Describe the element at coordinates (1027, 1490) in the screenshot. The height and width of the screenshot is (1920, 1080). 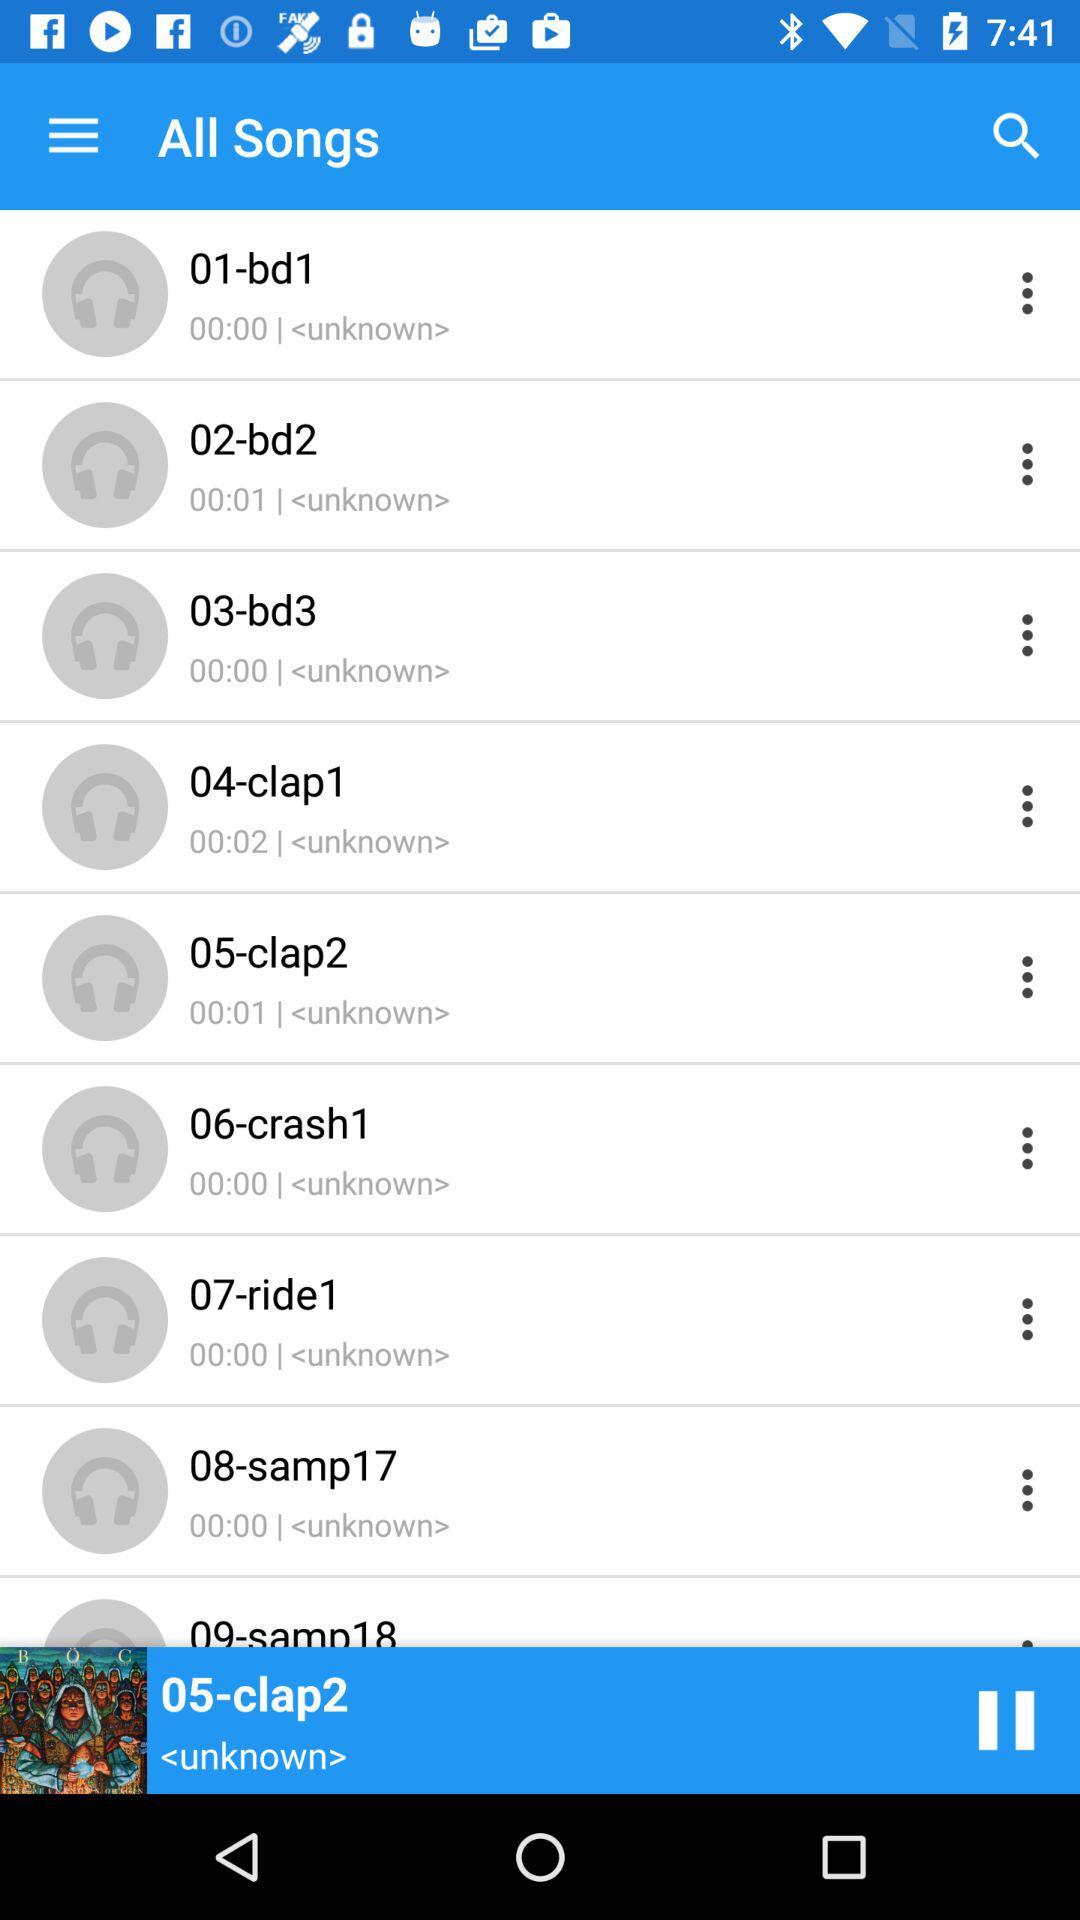
I see `options of song` at that location.